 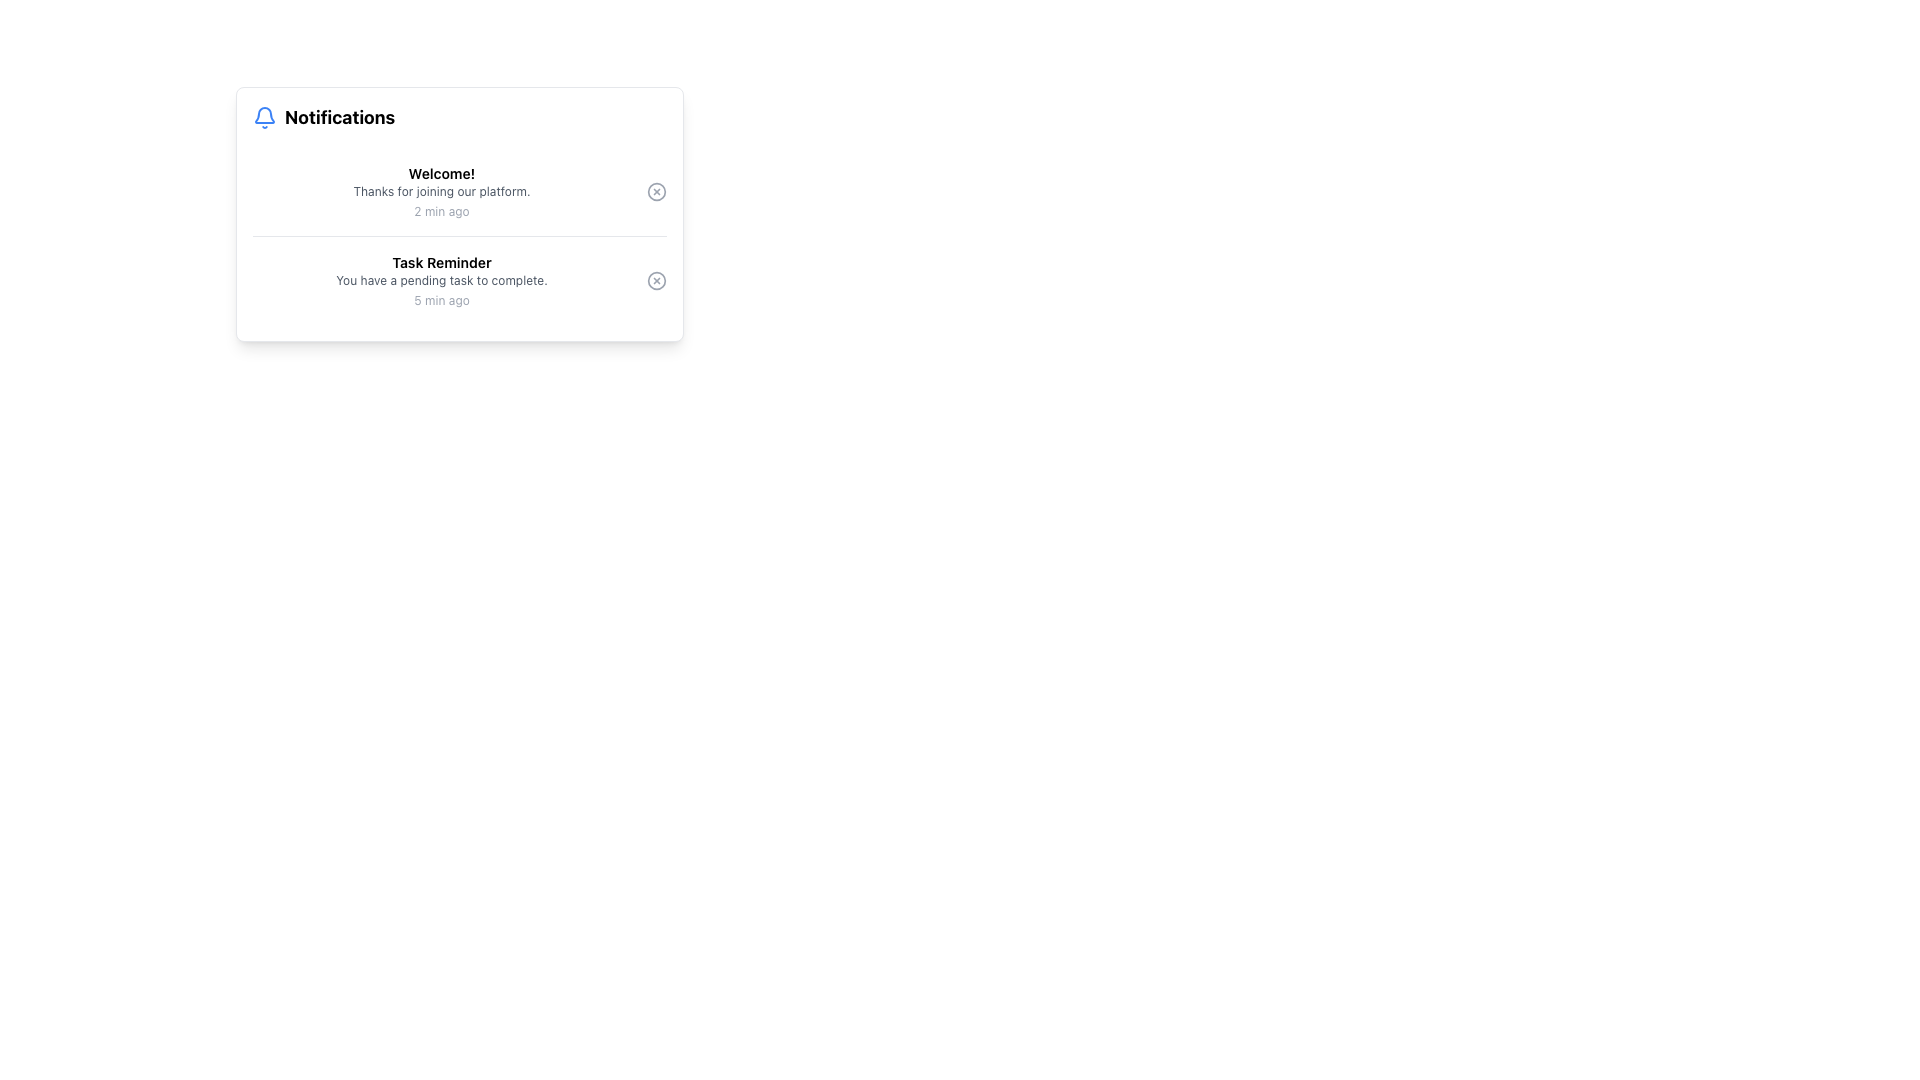 I want to click on the dismiss button for the 'Task Reminder' notification, so click(x=657, y=281).